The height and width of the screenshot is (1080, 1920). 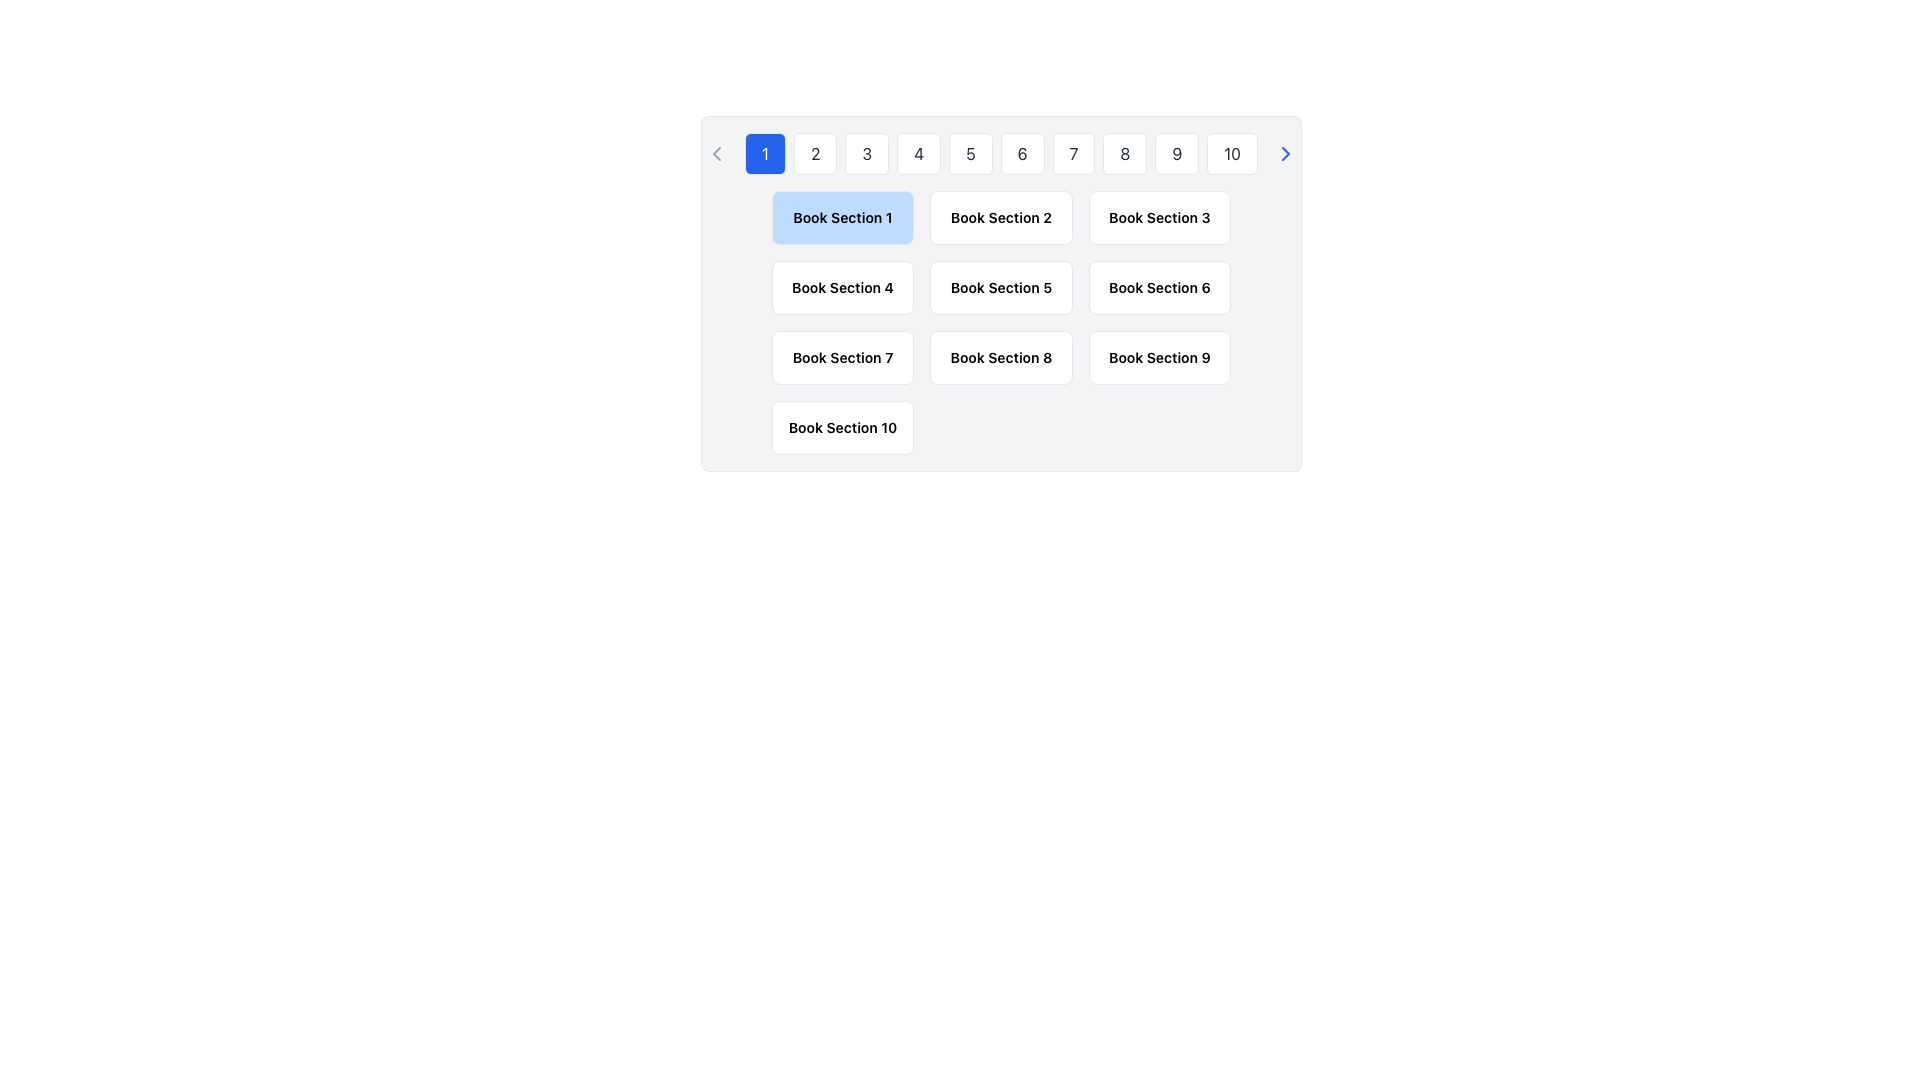 What do you see at coordinates (1001, 357) in the screenshot?
I see `text of the label indicating 'Book Section 8', which serves as a header in the navigational interface` at bounding box center [1001, 357].